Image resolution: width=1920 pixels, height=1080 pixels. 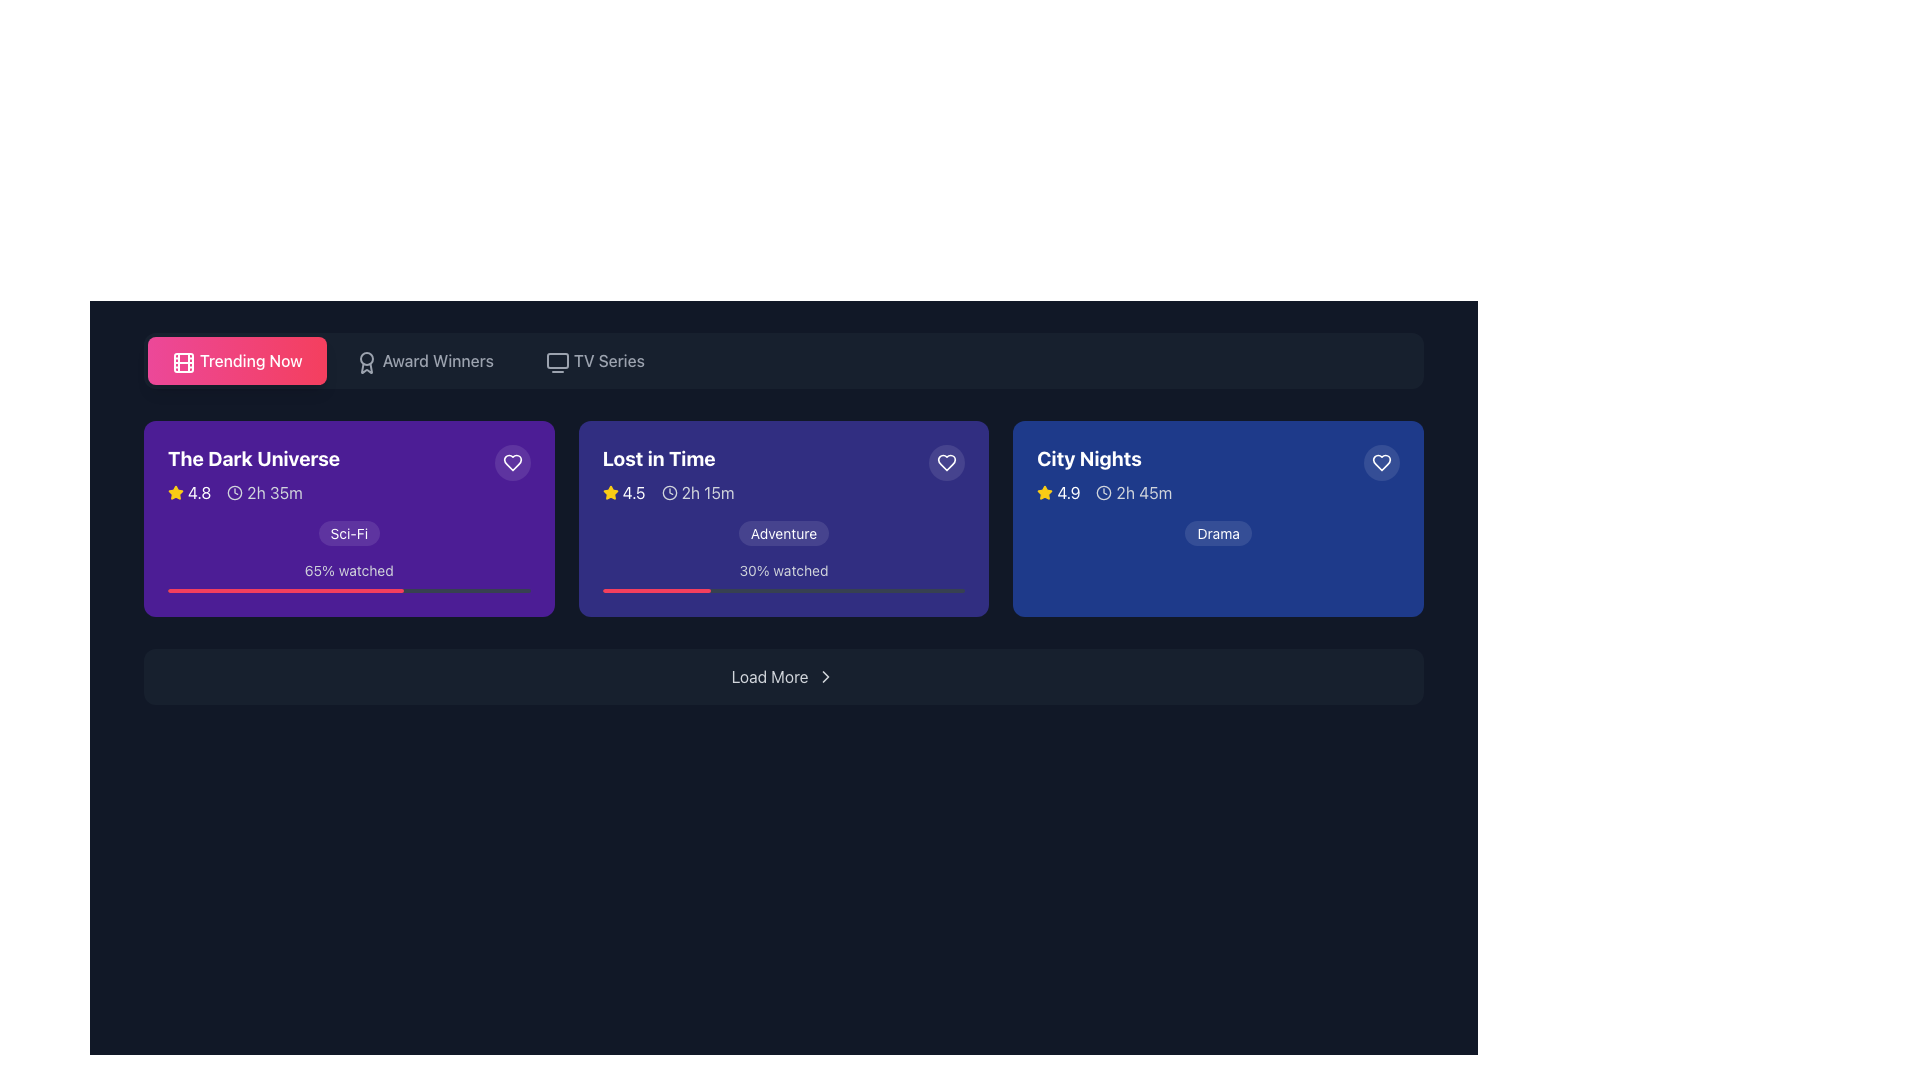 What do you see at coordinates (1044, 493) in the screenshot?
I see `the rating icon located in the rightmost film card, which is visually represented to the left of the '4.9' rating text` at bounding box center [1044, 493].